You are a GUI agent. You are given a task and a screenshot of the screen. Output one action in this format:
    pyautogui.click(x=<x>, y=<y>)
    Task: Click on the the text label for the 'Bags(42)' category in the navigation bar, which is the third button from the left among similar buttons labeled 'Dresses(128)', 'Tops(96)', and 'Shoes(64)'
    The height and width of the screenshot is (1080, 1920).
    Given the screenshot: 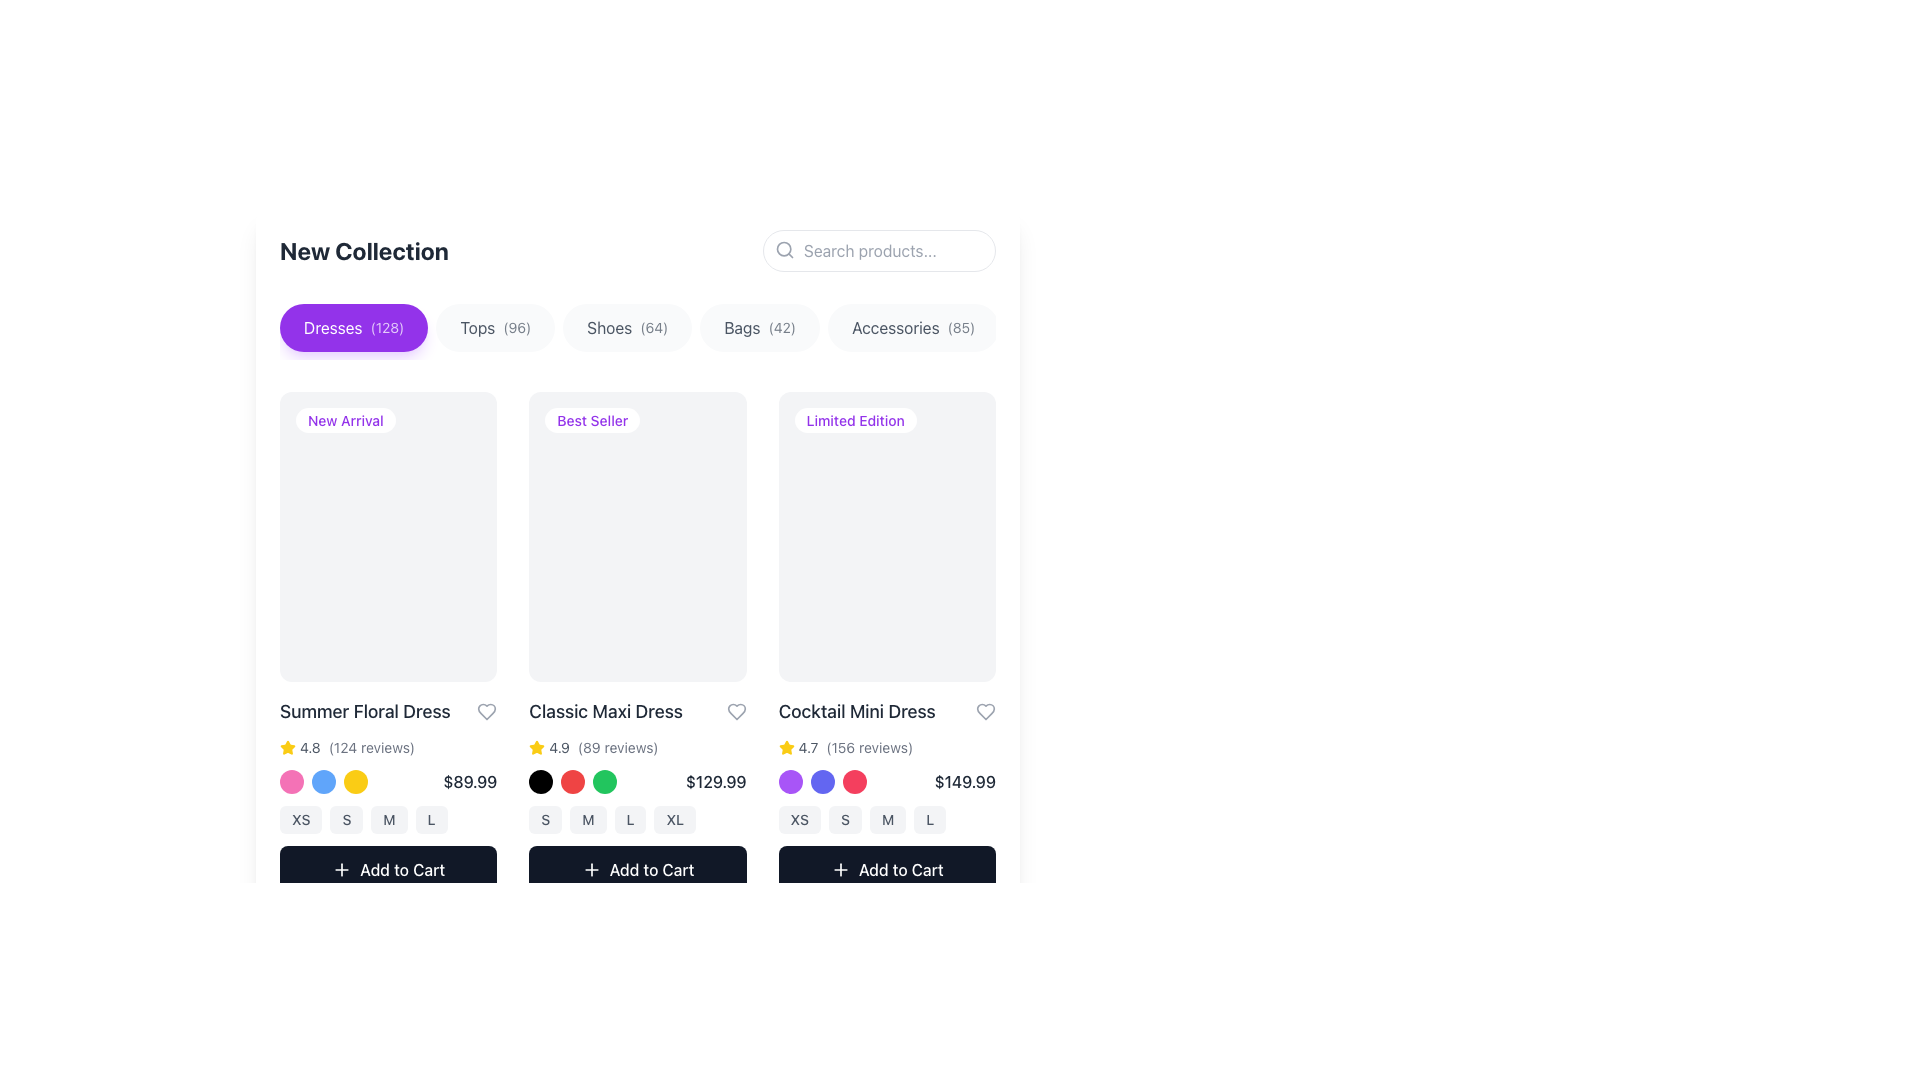 What is the action you would take?
    pyautogui.click(x=741, y=326)
    